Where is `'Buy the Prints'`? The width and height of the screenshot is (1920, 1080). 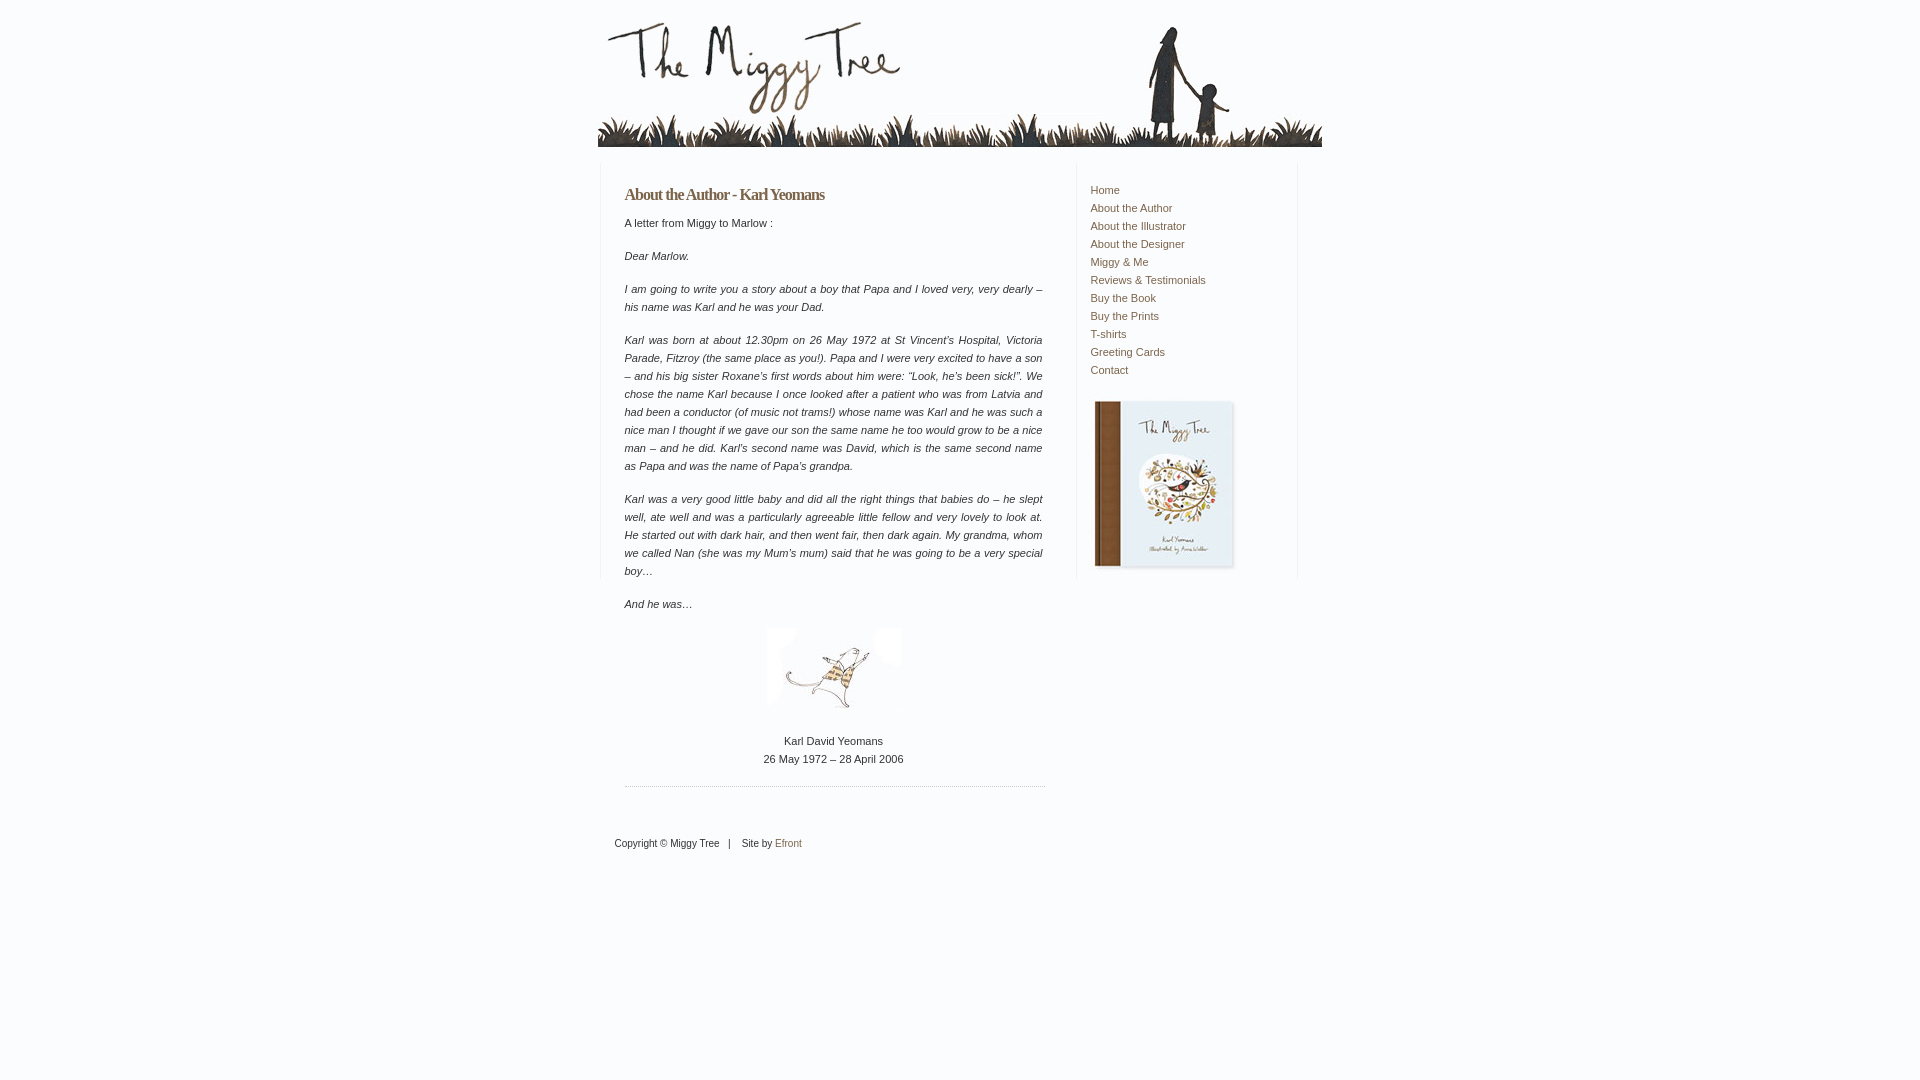
'Buy the Prints' is located at coordinates (1180, 315).